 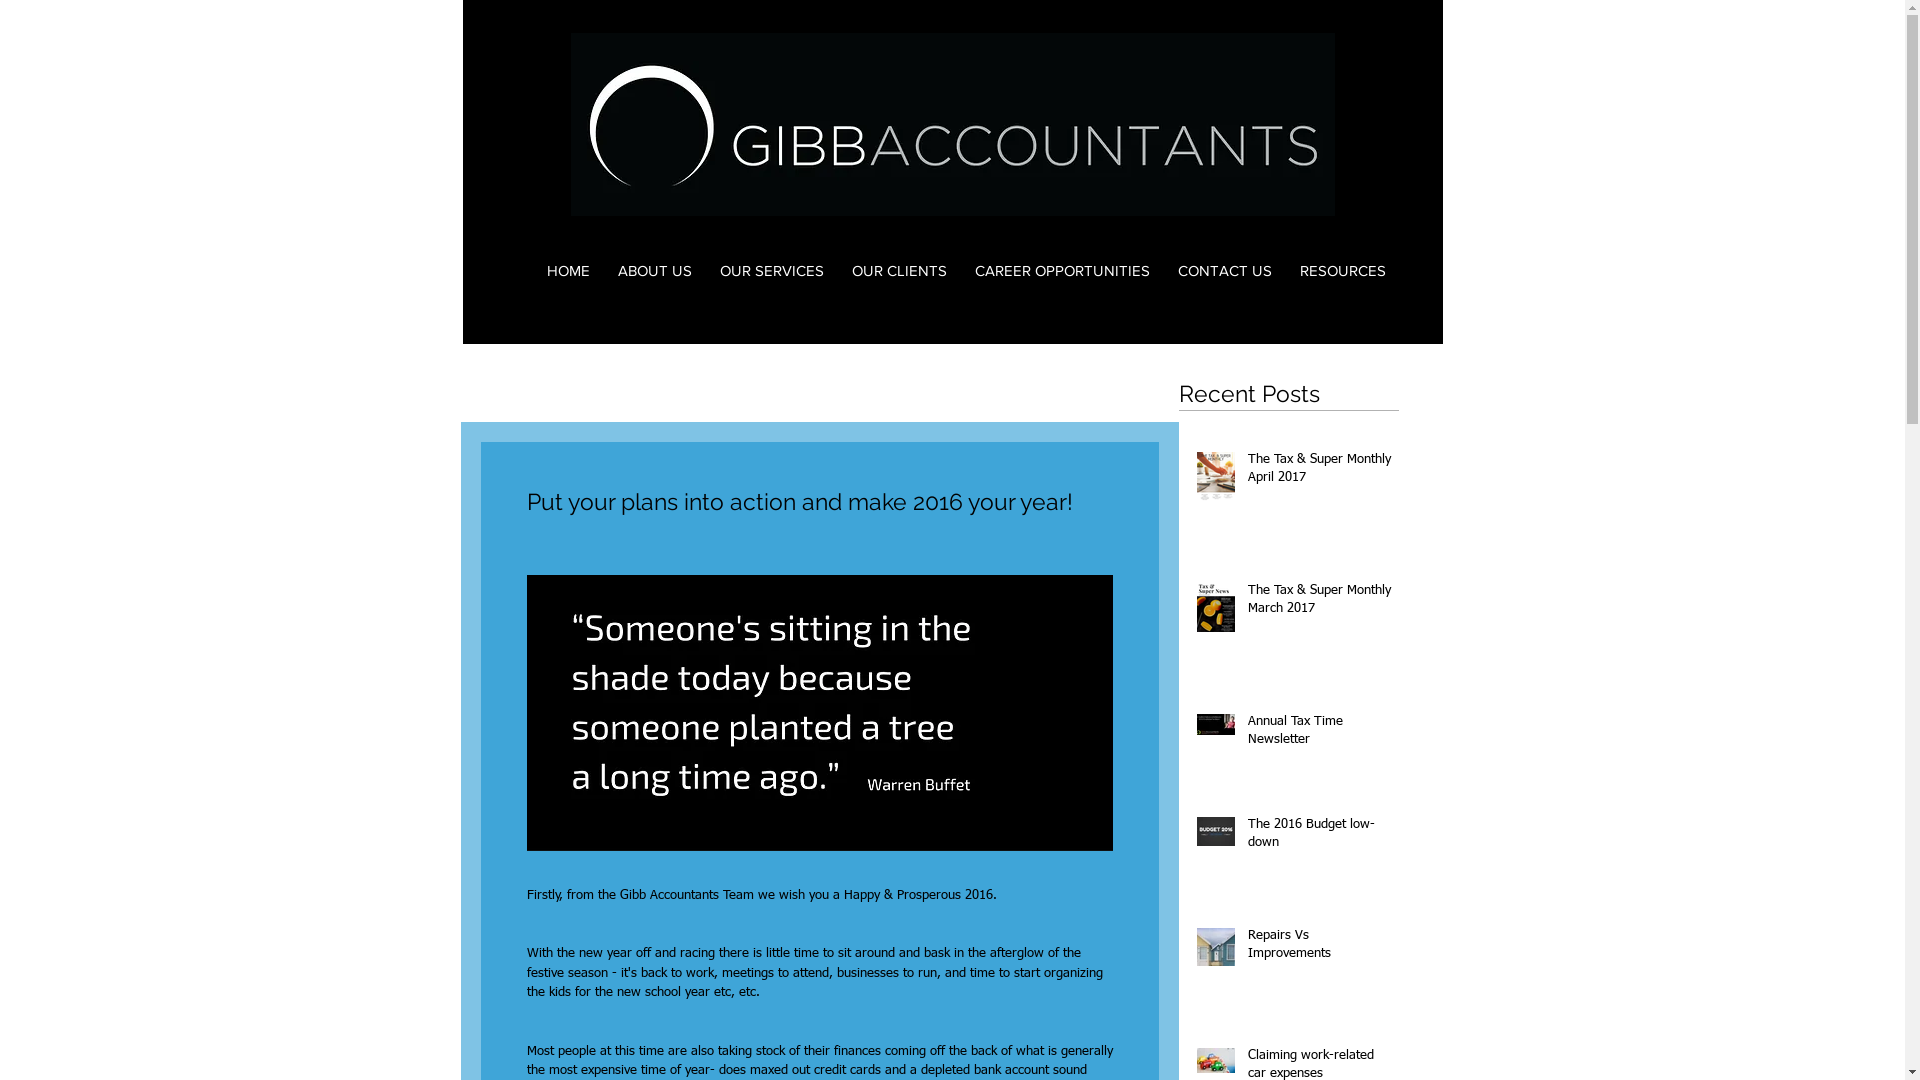 I want to click on 'ABOUT US', so click(x=654, y=270).